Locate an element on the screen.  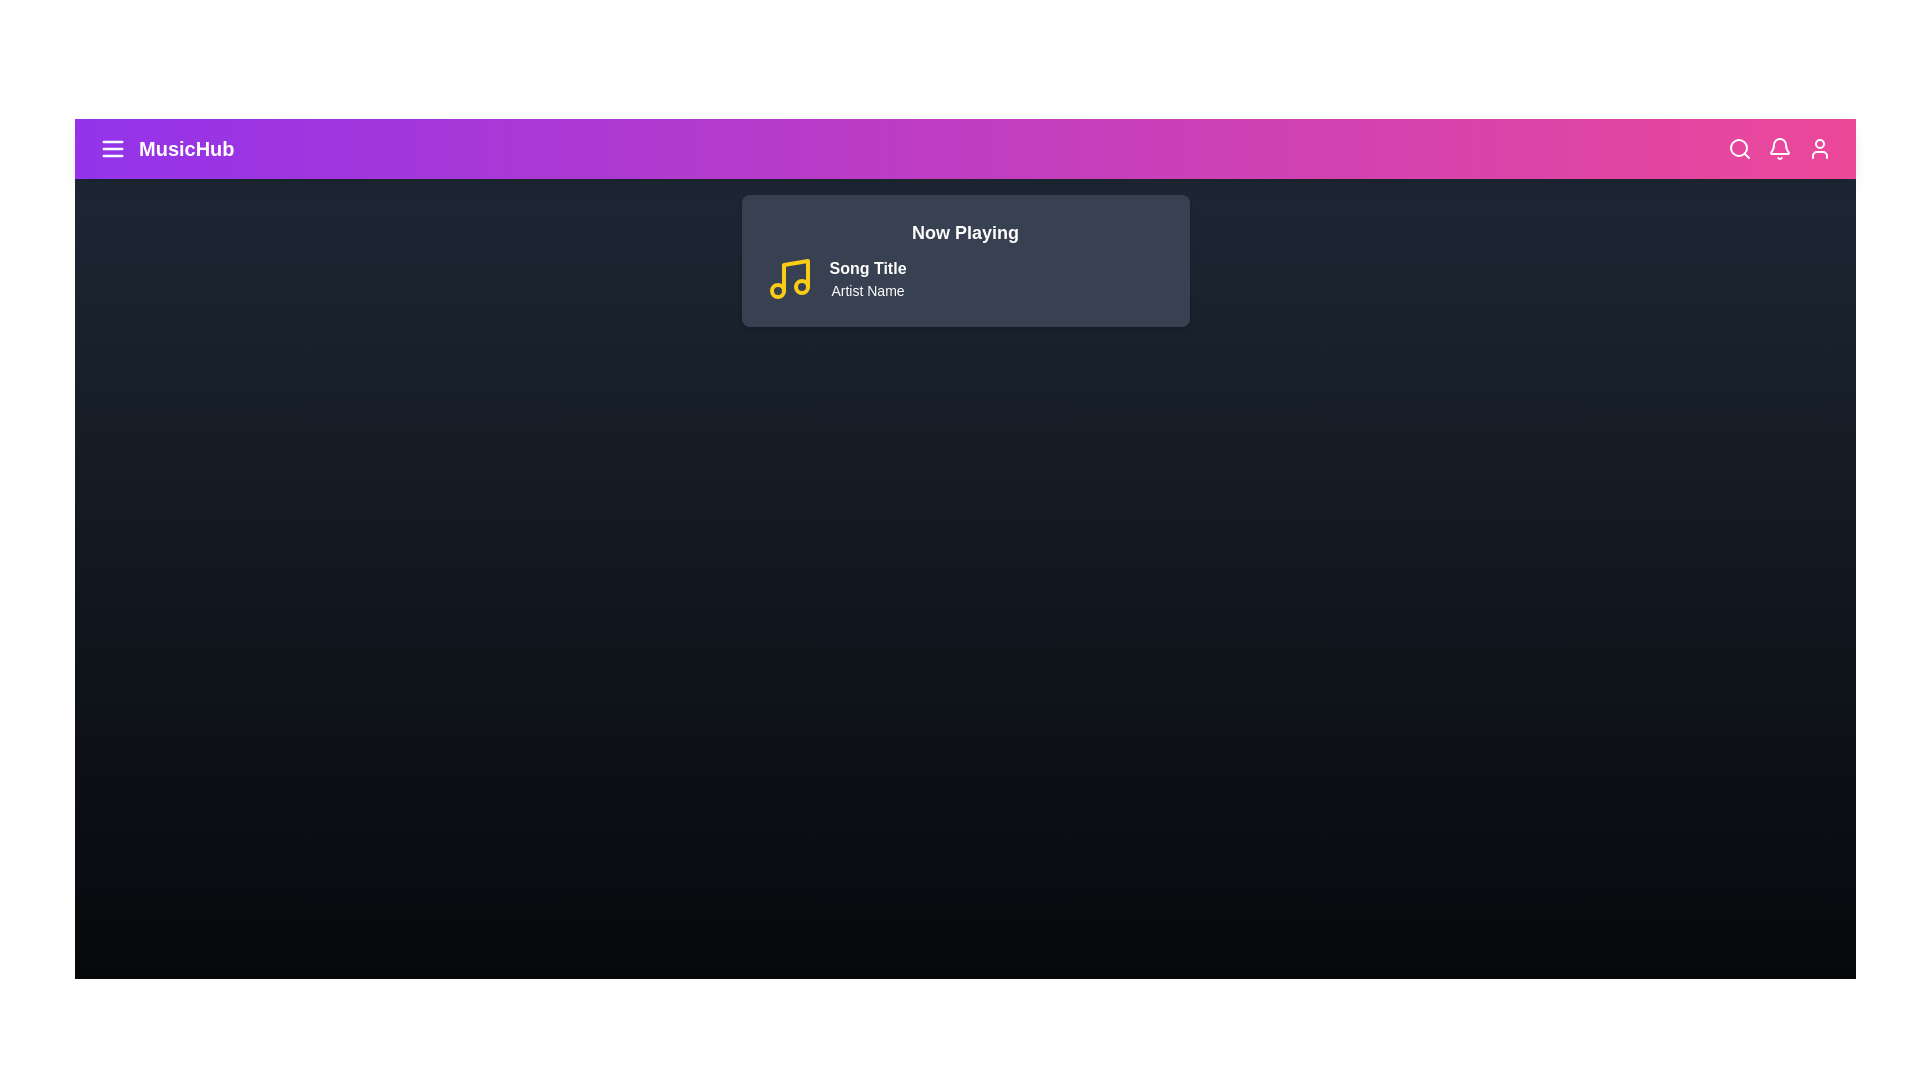
the search icon to navigate to its functionality is located at coordinates (1738, 148).